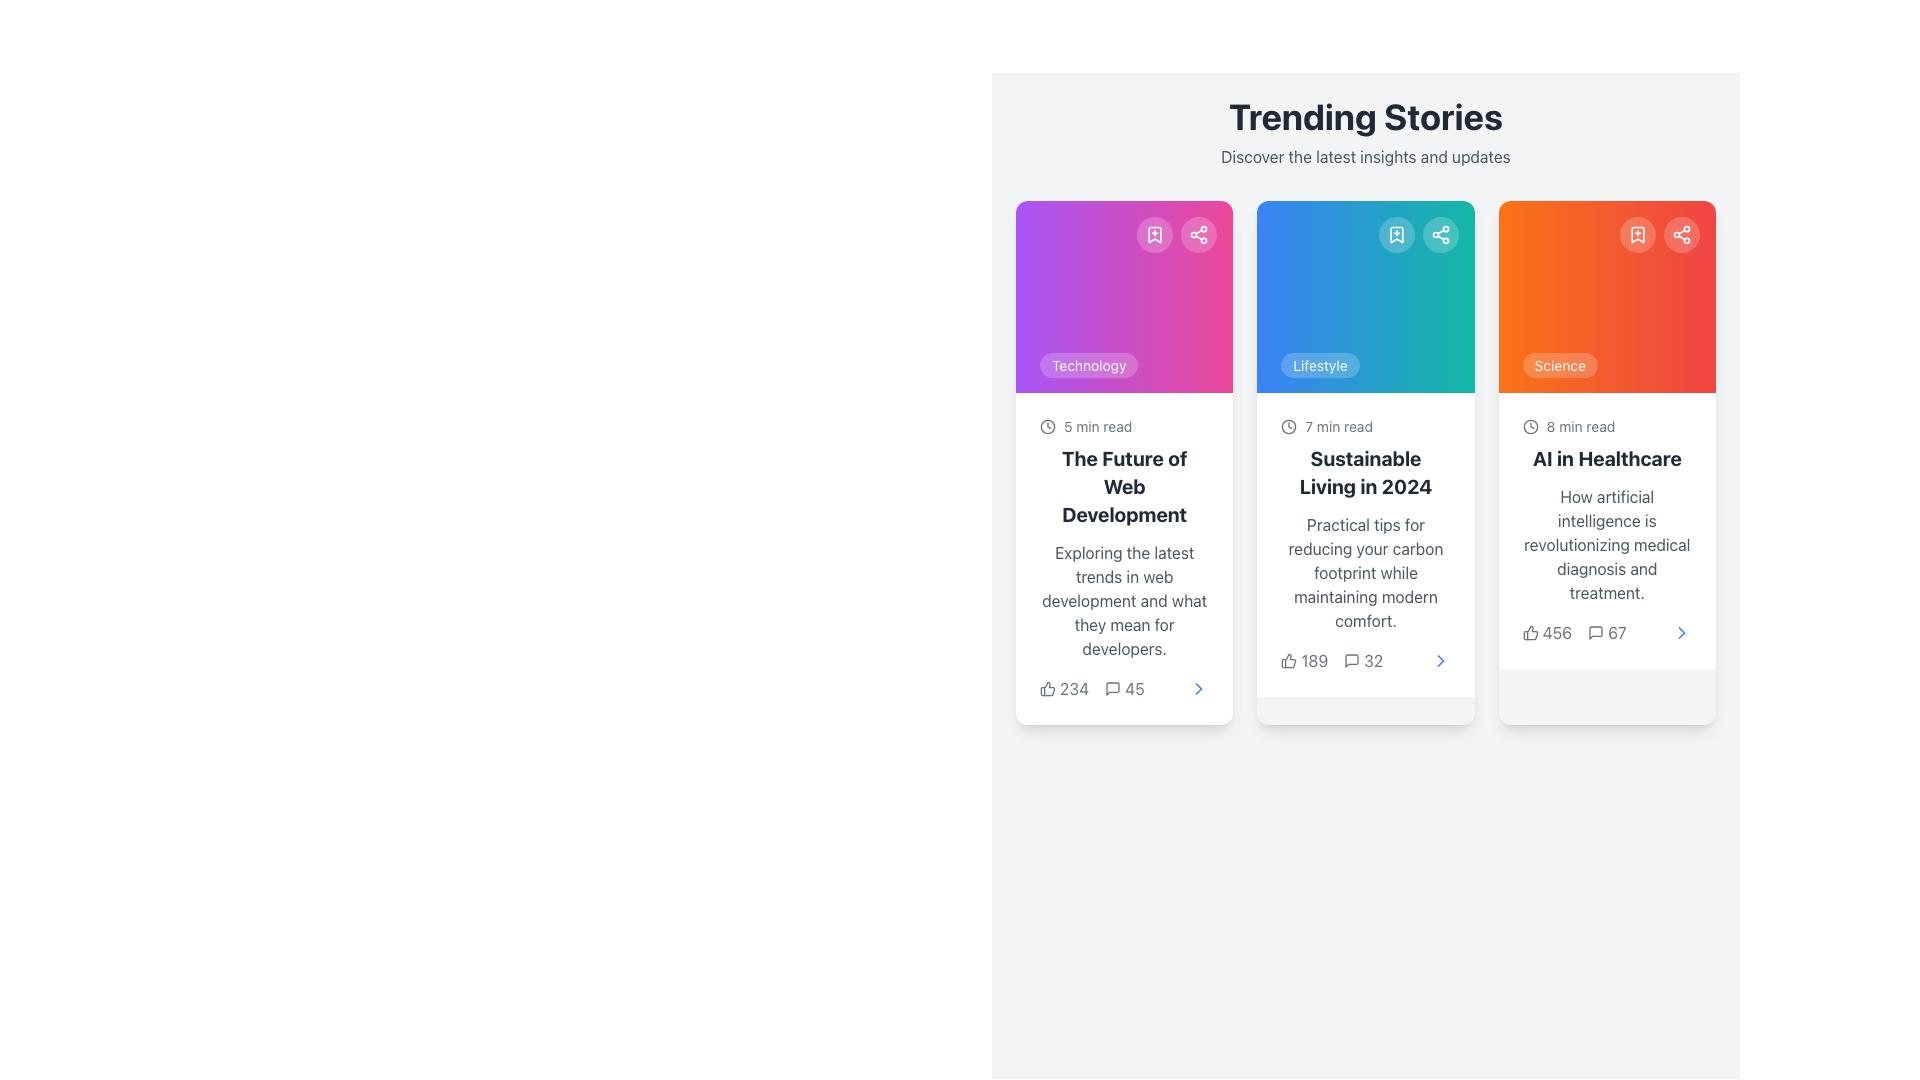  What do you see at coordinates (1365, 462) in the screenshot?
I see `the clickable card that provides details about the article titled 'Sustainable Living in 2024'` at bounding box center [1365, 462].